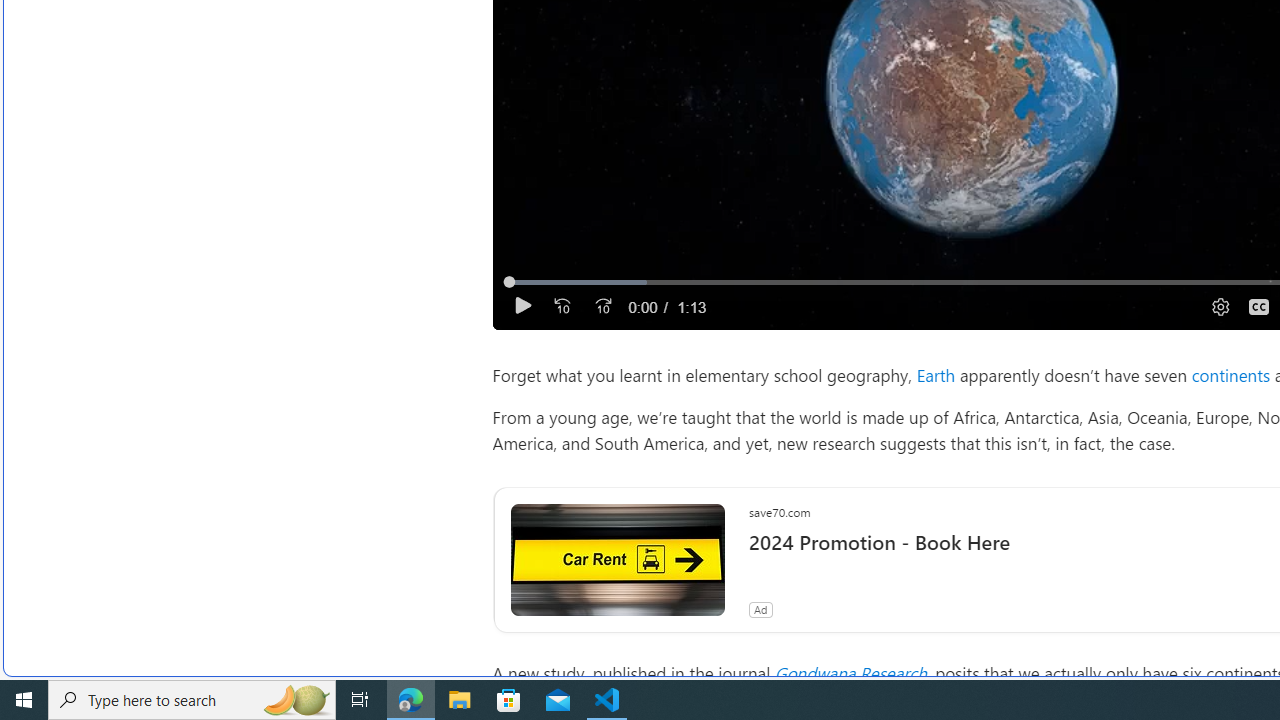 The width and height of the screenshot is (1280, 720). I want to click on 'Seek Forward', so click(601, 306).